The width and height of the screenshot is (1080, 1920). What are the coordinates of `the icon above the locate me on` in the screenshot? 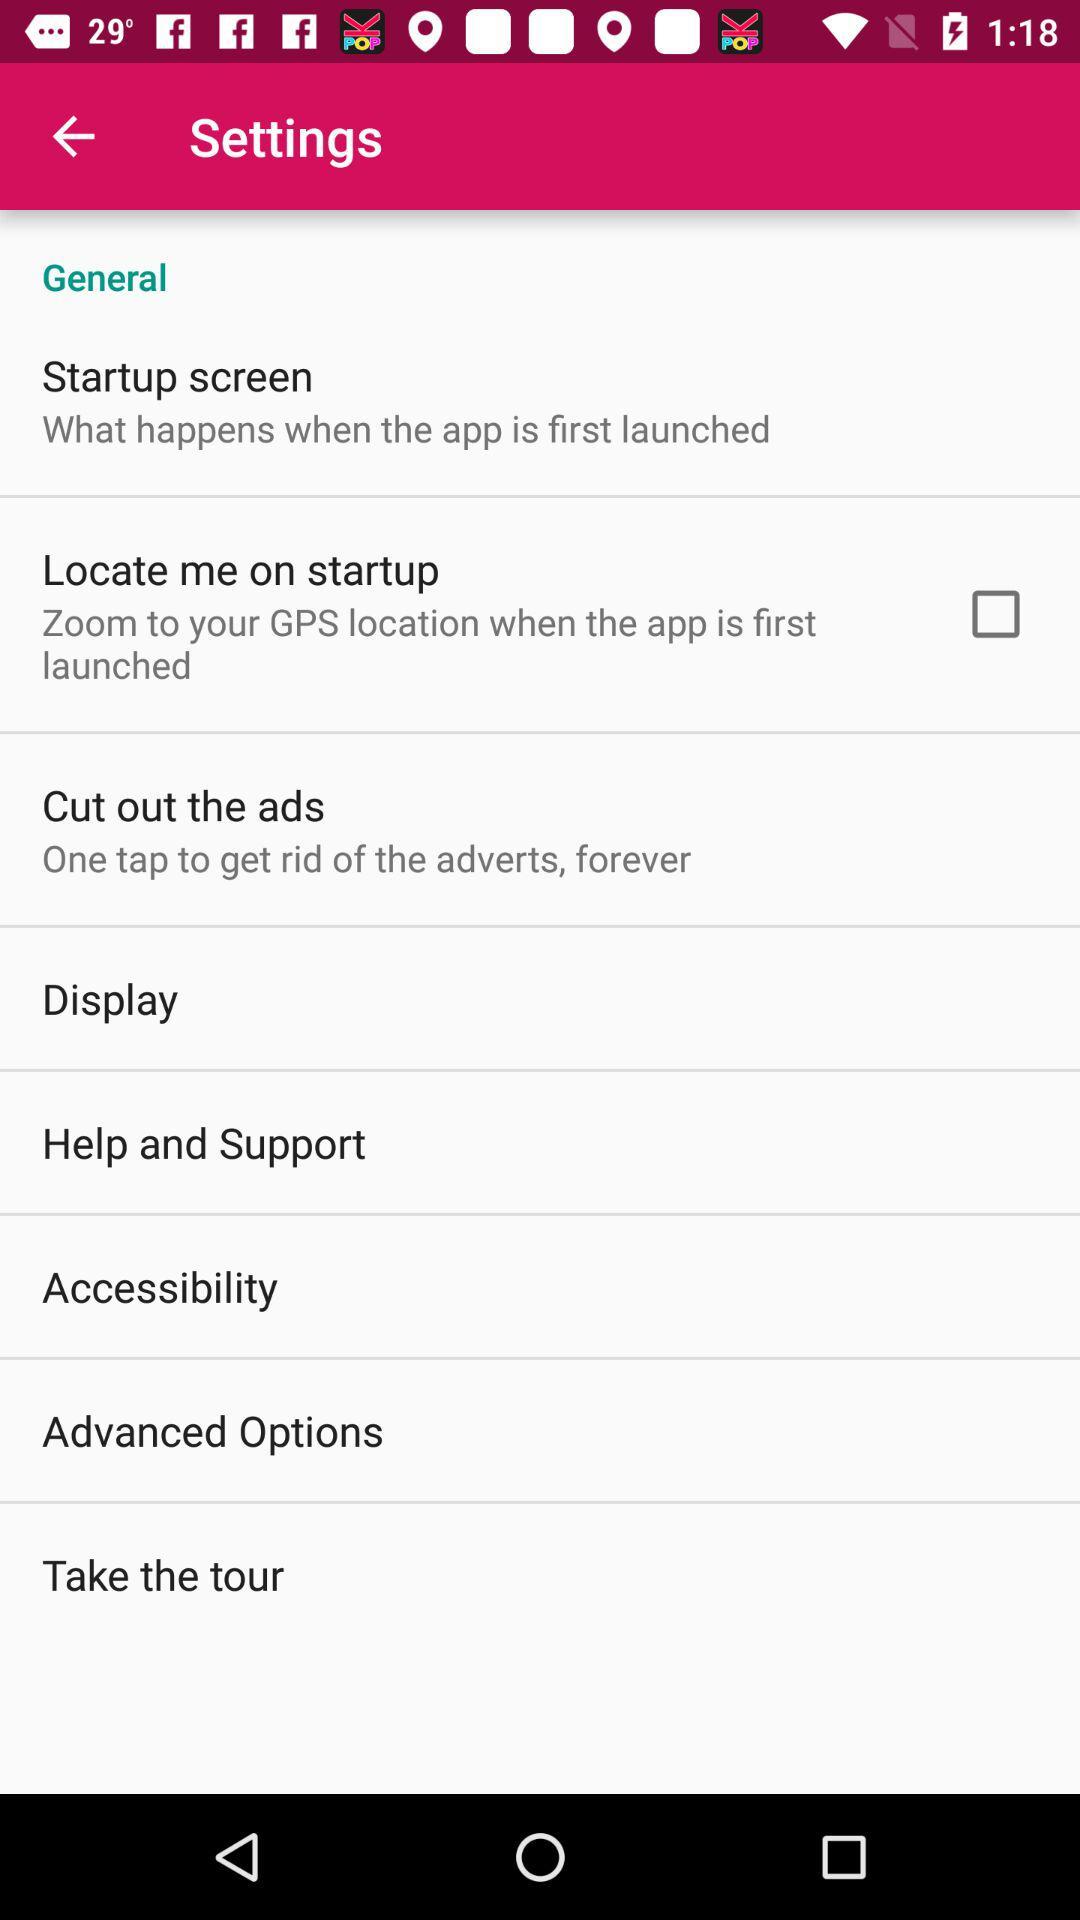 It's located at (405, 427).